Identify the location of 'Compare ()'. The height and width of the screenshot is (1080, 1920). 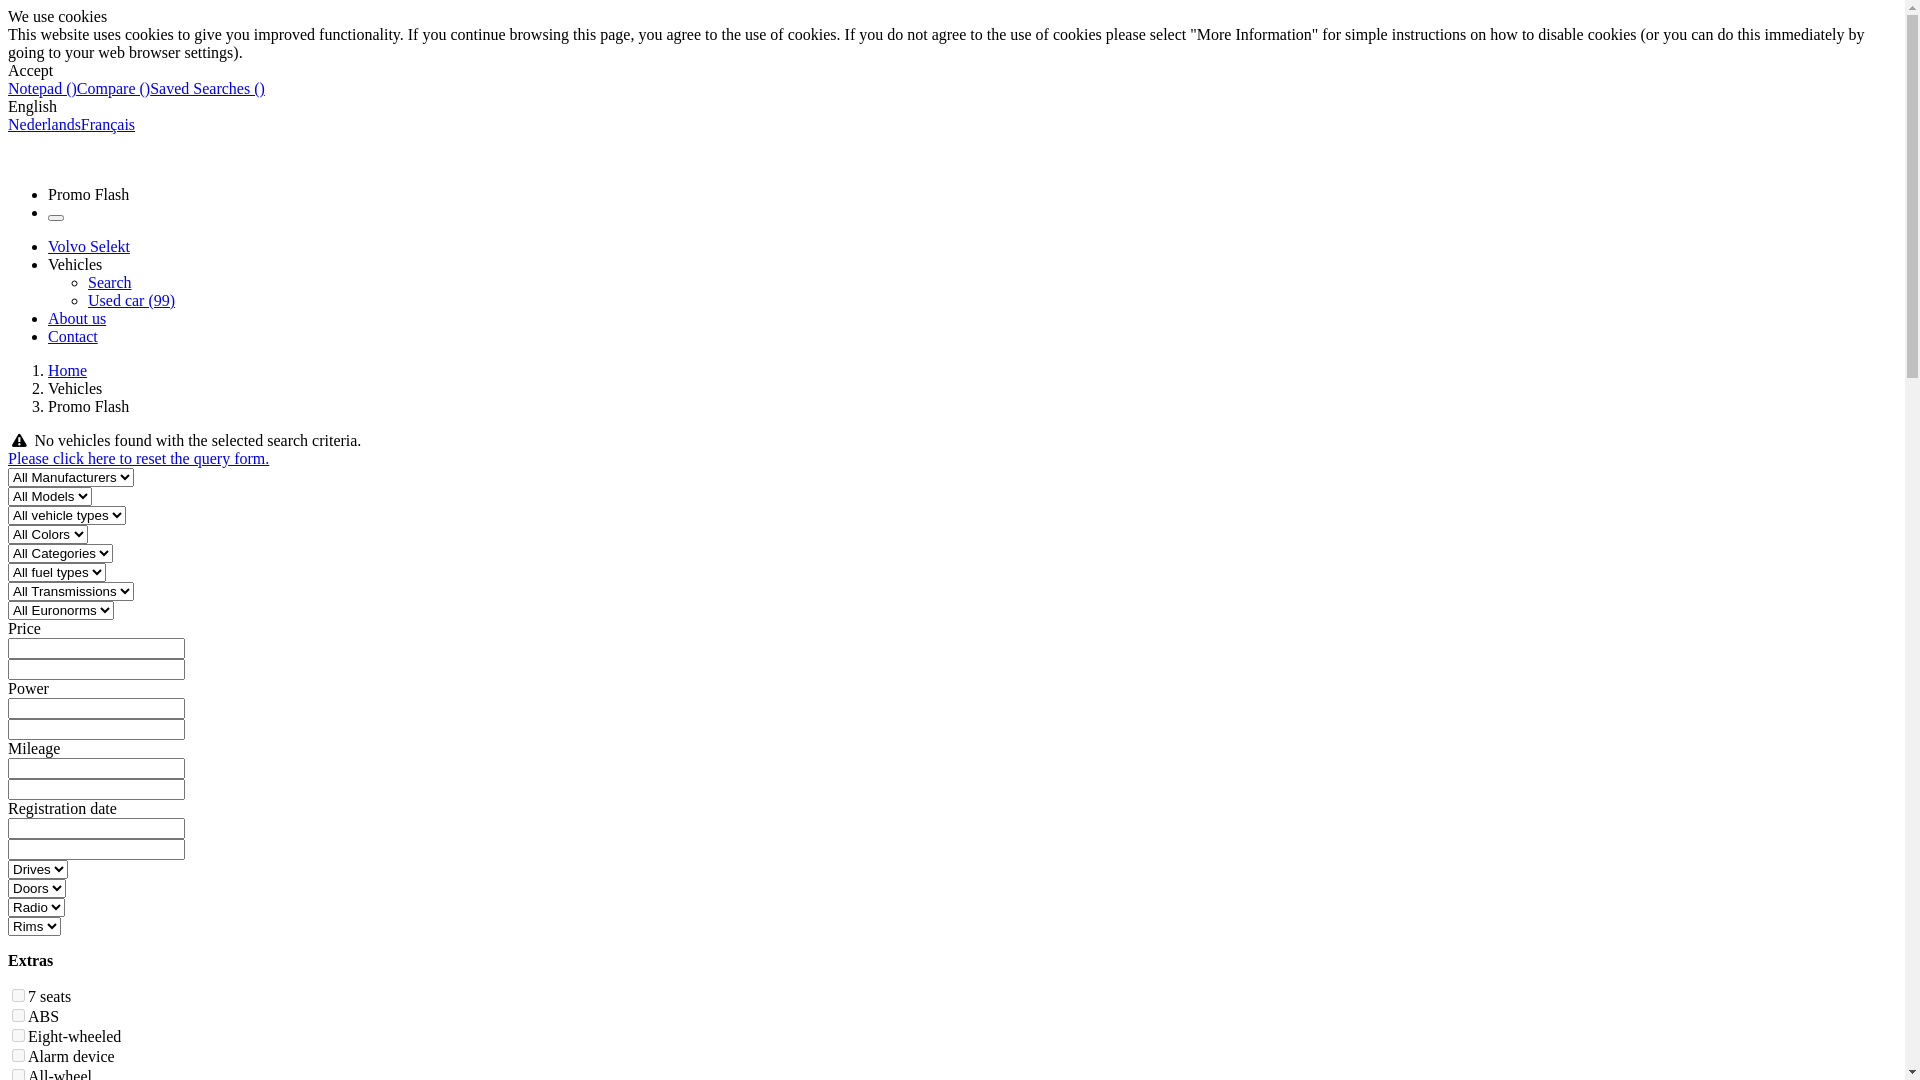
(112, 87).